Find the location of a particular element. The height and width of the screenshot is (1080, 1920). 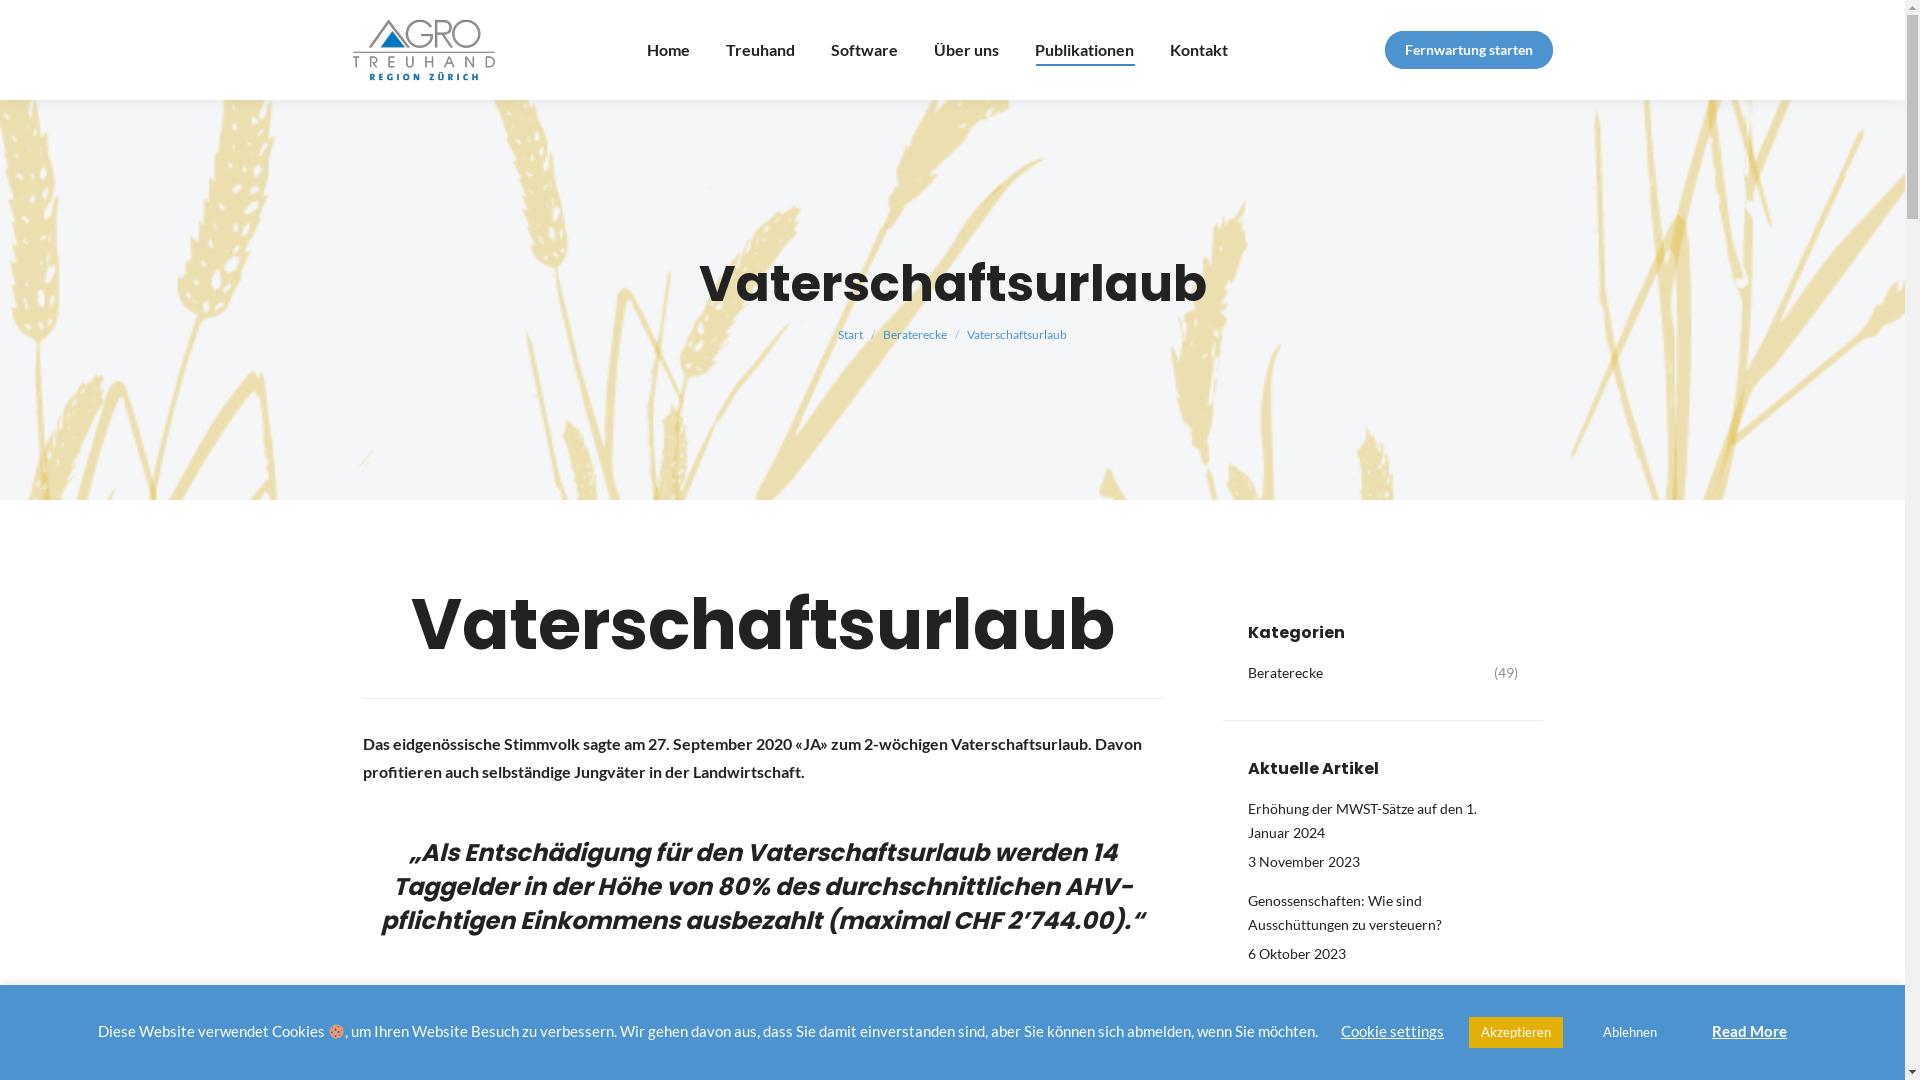

'Software' is located at coordinates (863, 49).